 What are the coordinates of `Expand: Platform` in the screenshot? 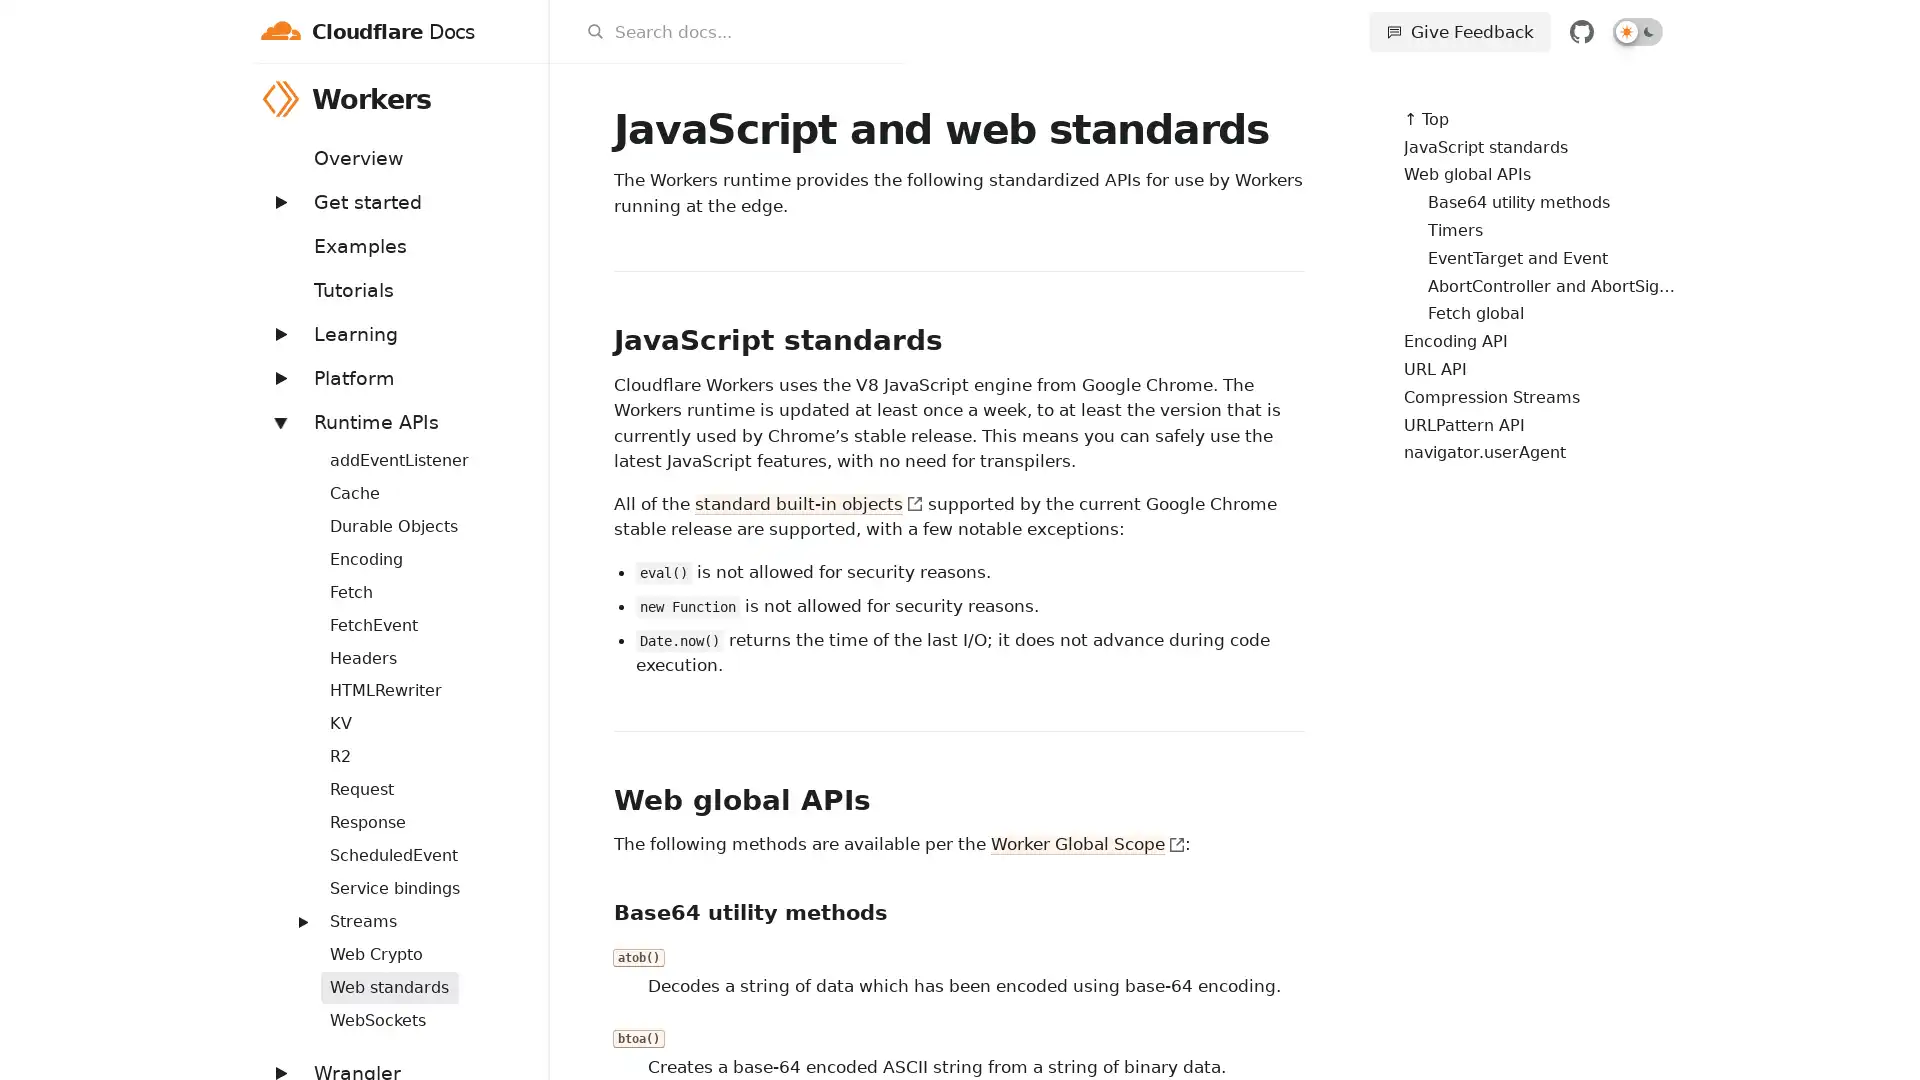 It's located at (278, 377).